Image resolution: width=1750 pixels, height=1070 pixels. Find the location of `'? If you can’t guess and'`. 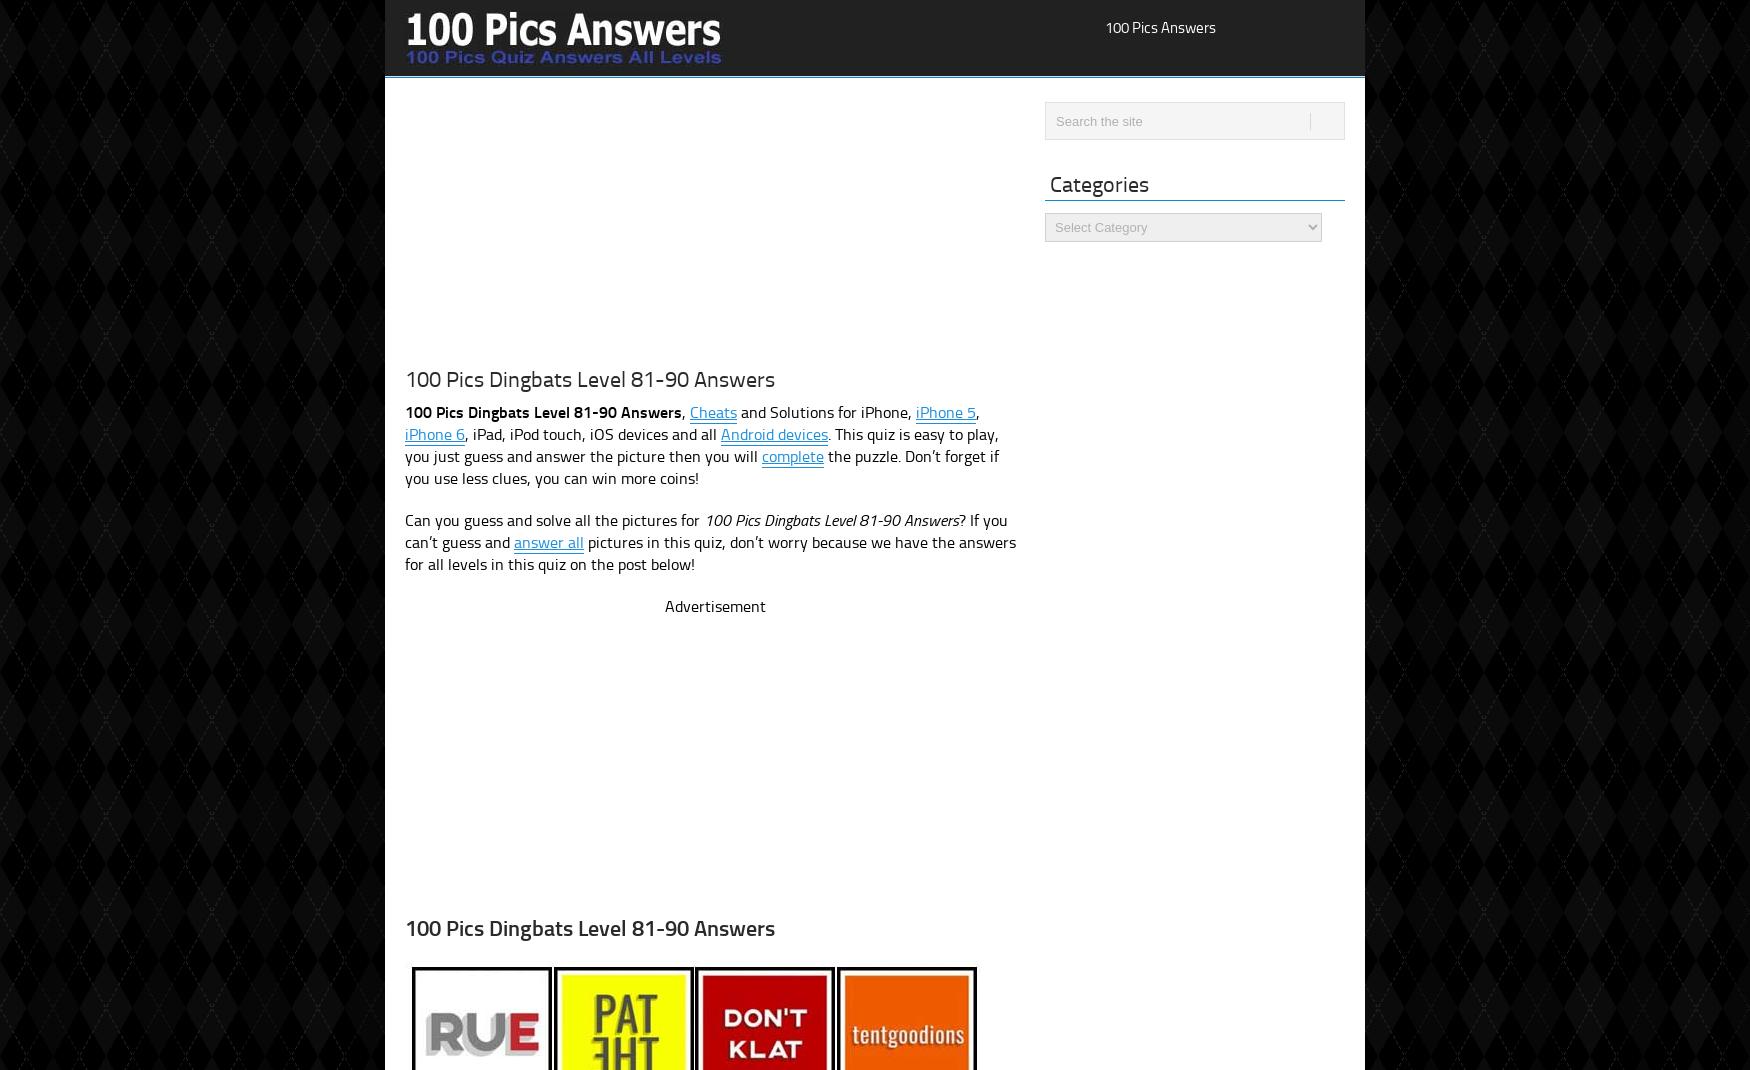

'? If you can’t guess and' is located at coordinates (706, 531).